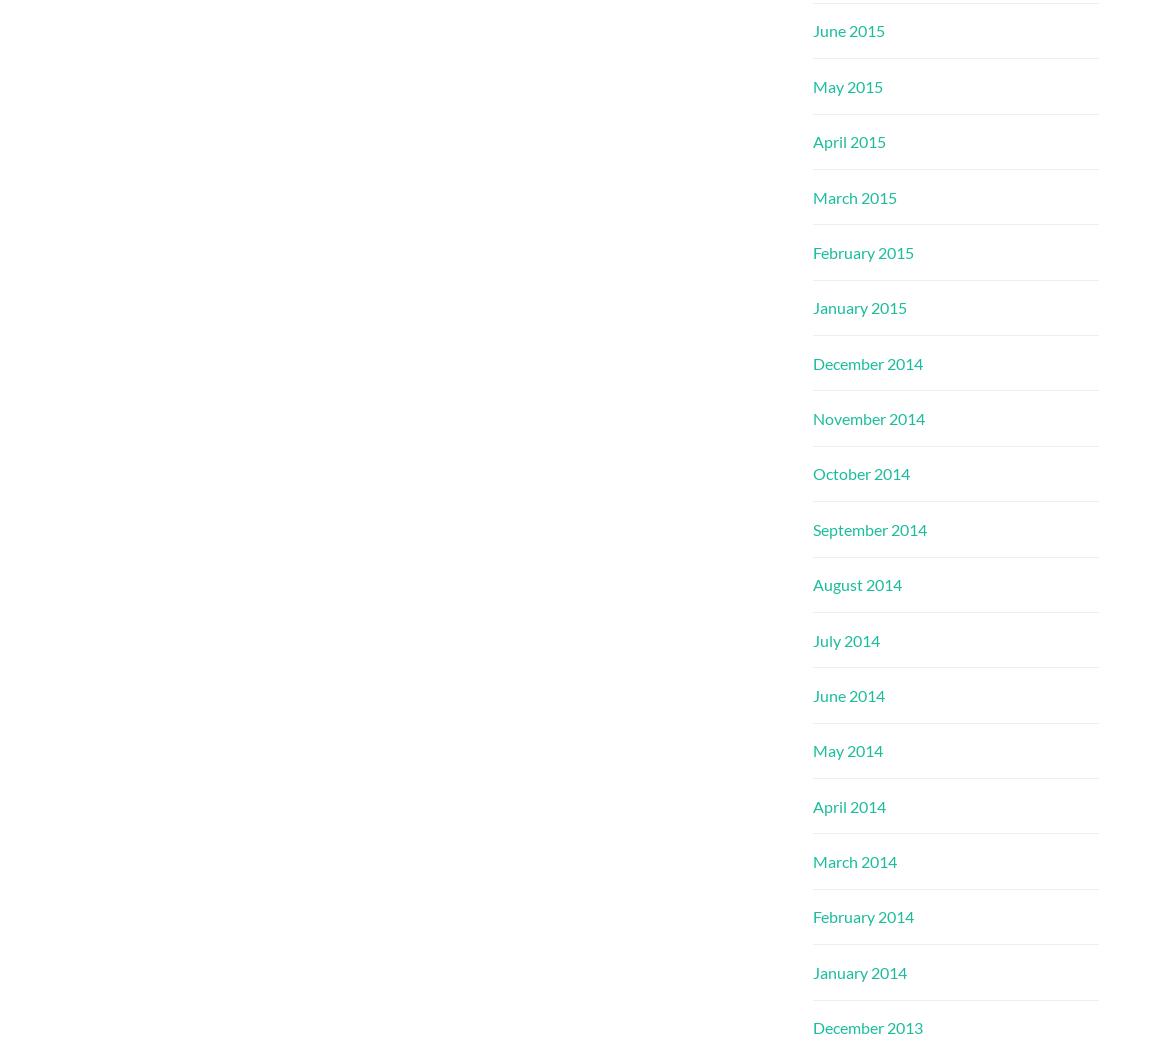  What do you see at coordinates (812, 860) in the screenshot?
I see `'March 2014'` at bounding box center [812, 860].